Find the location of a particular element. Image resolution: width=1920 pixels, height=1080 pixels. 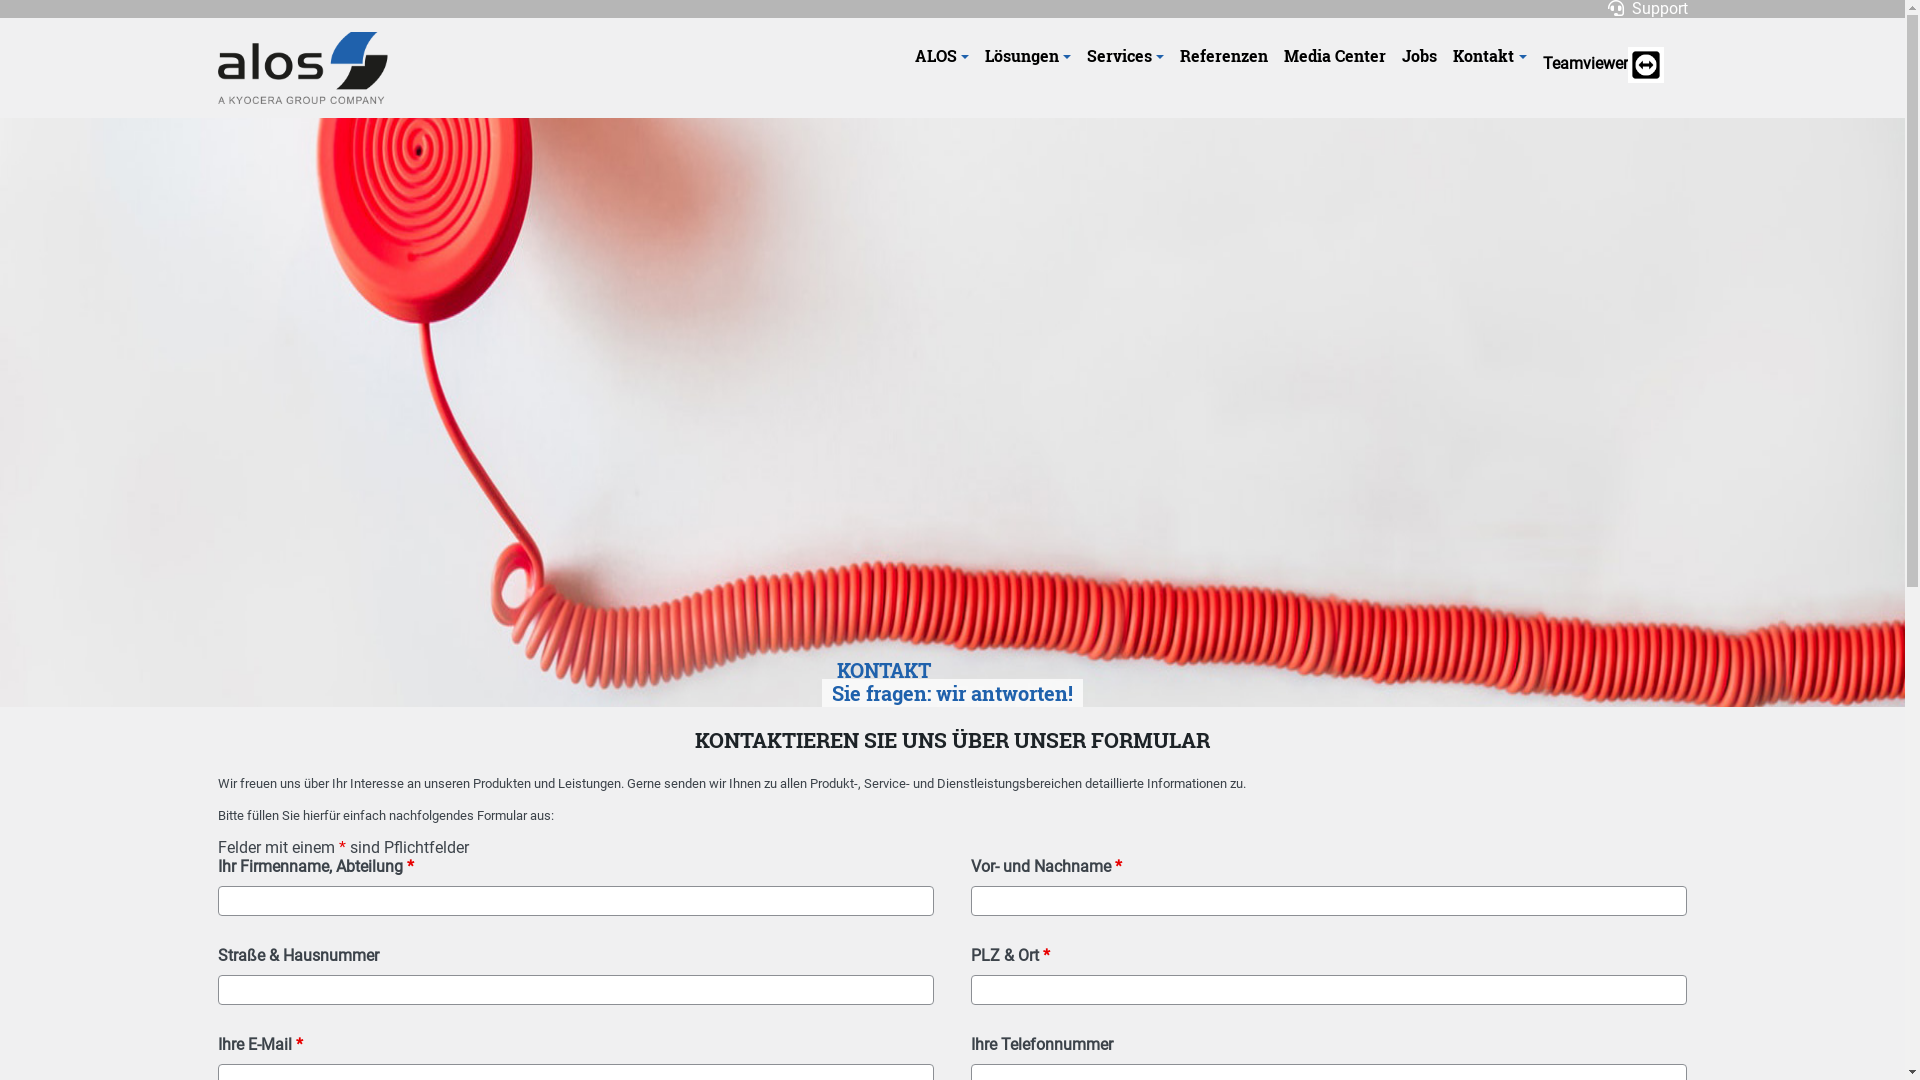

'Jobs' is located at coordinates (1392, 55).